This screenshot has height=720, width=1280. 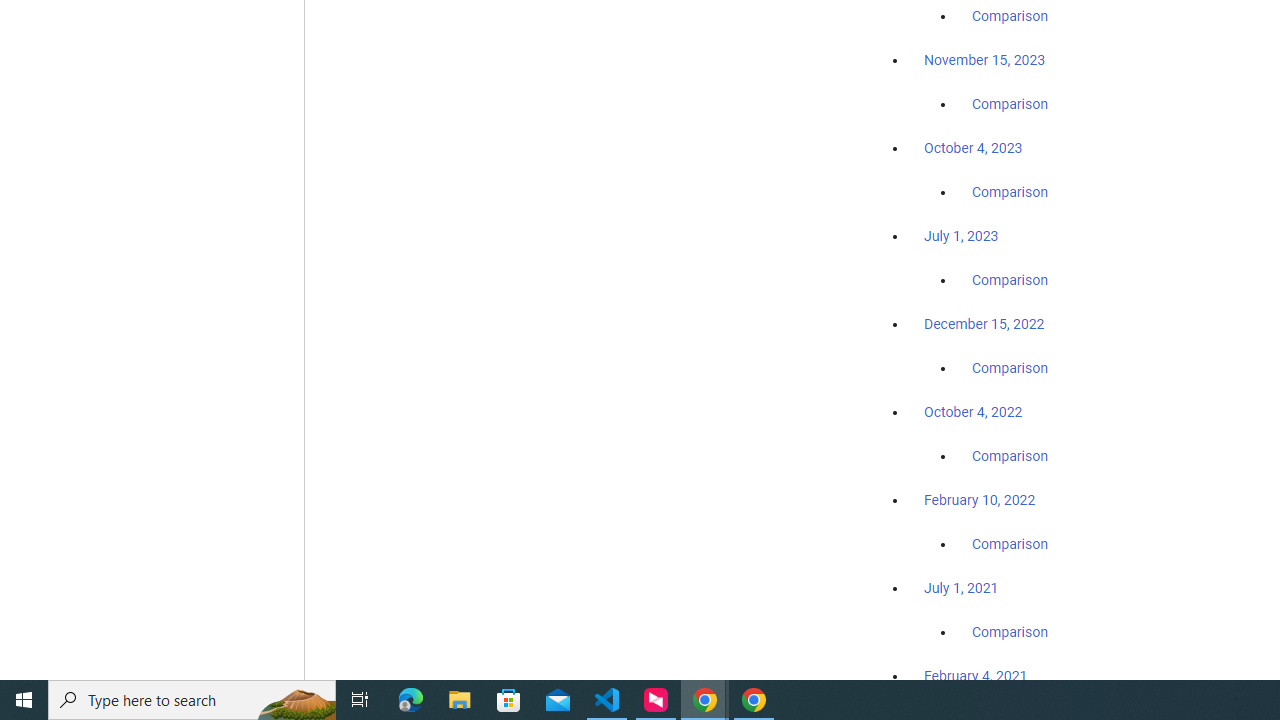 What do you see at coordinates (973, 411) in the screenshot?
I see `'October 4, 2022'` at bounding box center [973, 411].